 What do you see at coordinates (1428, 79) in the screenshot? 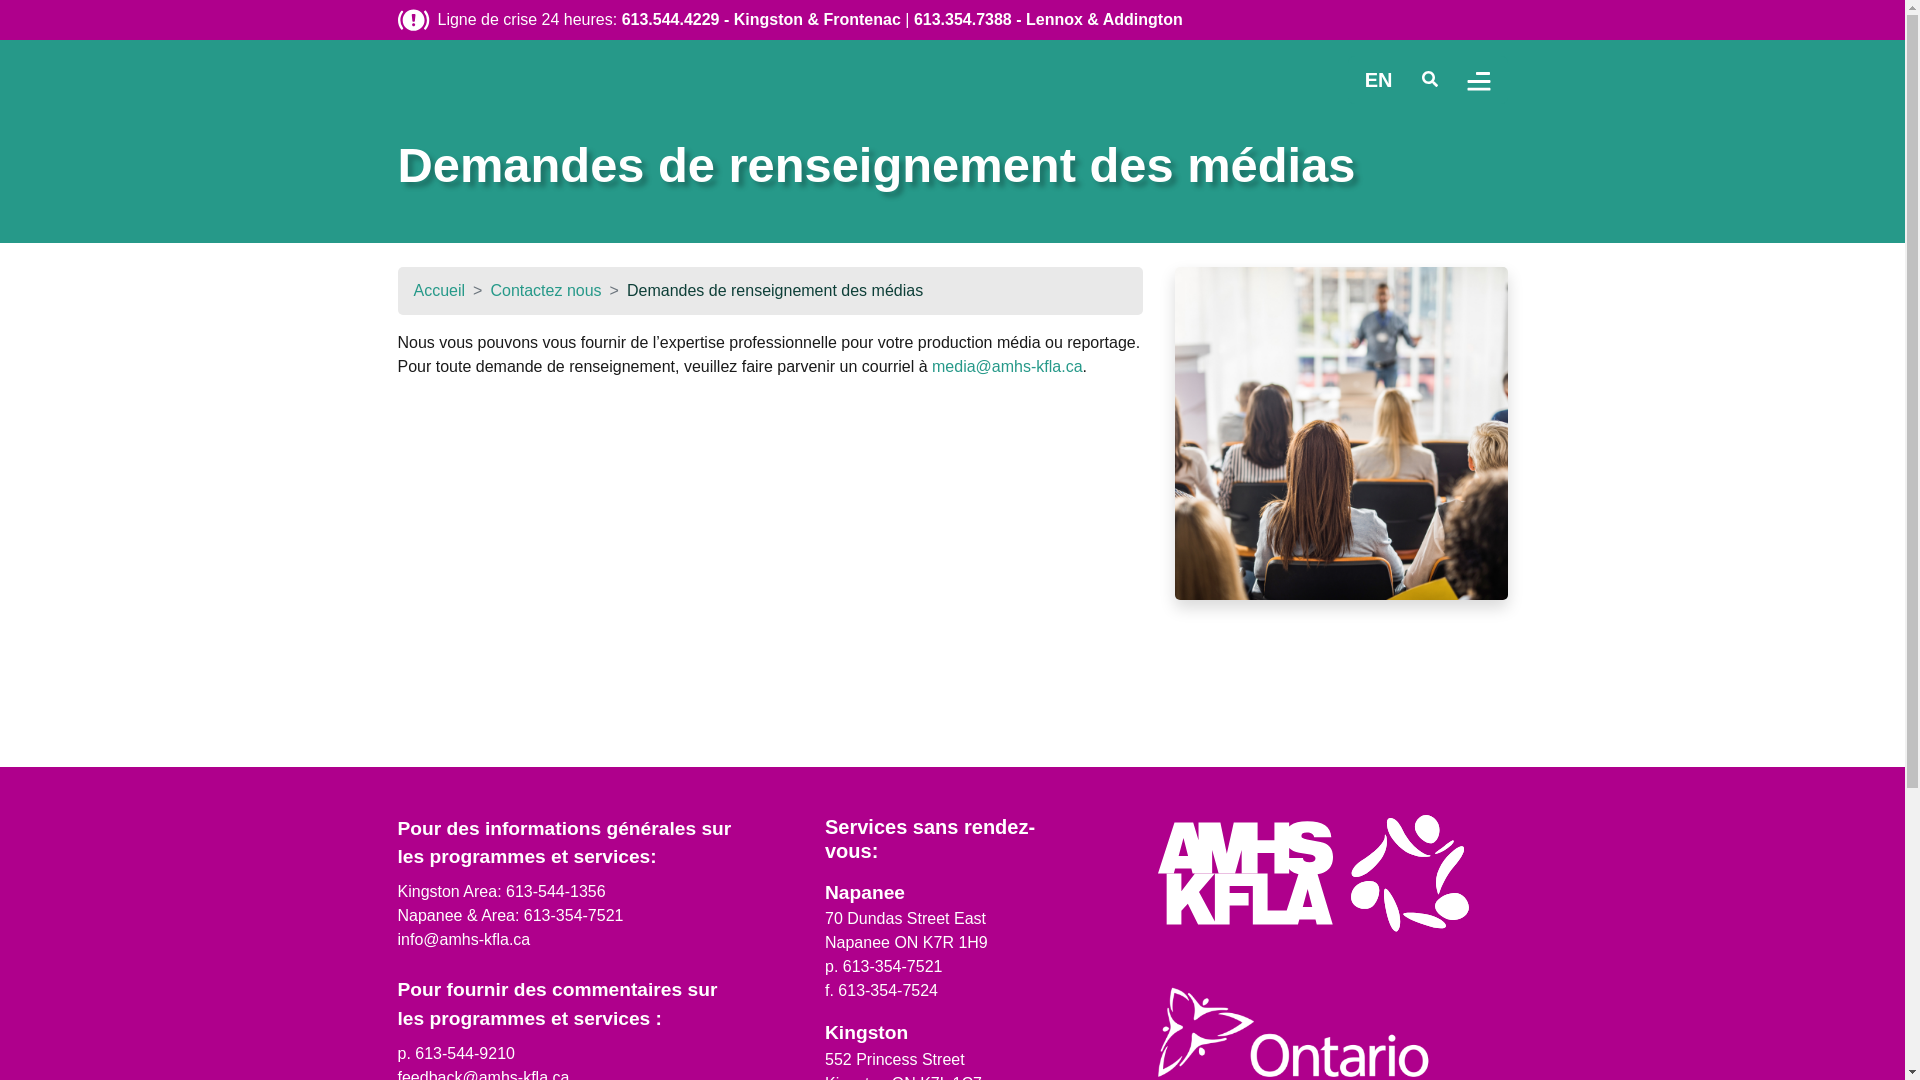
I see `'Search'` at bounding box center [1428, 79].